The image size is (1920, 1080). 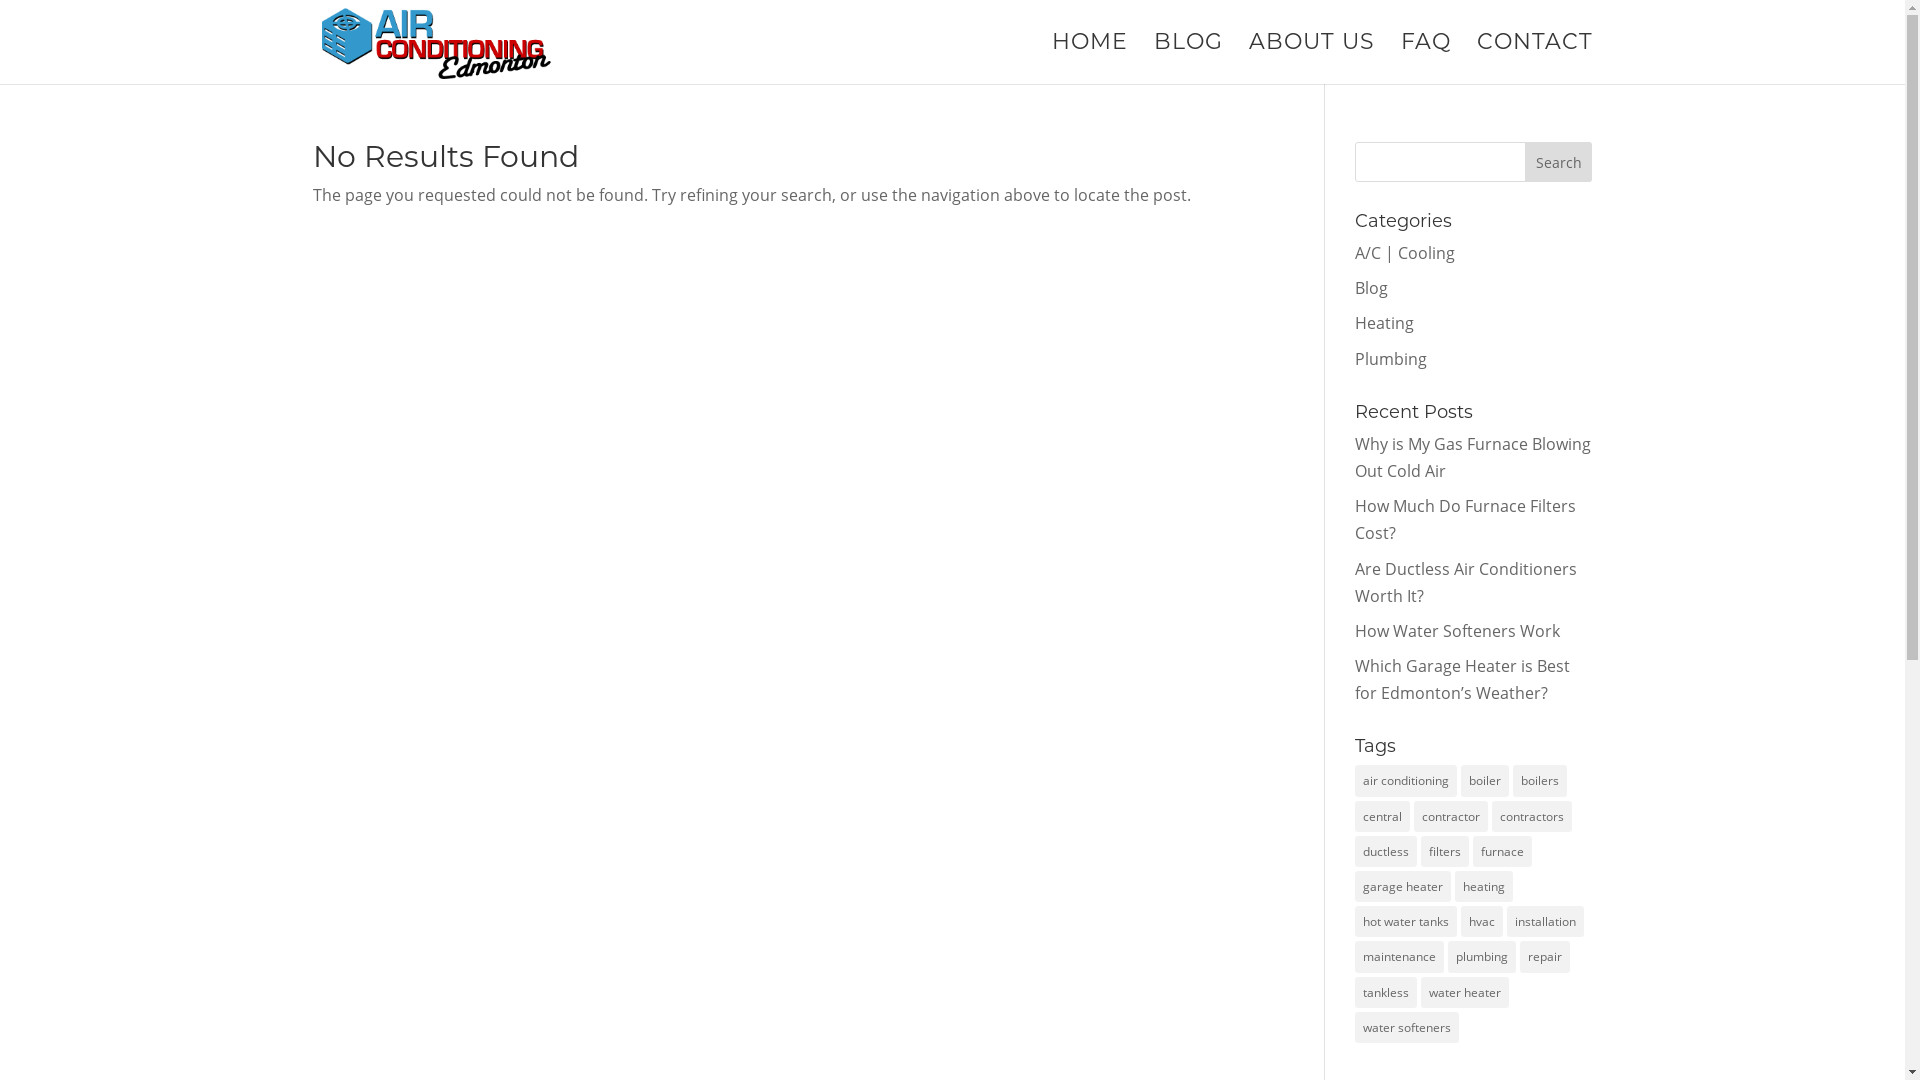 What do you see at coordinates (1310, 58) in the screenshot?
I see `'ABOUT US'` at bounding box center [1310, 58].